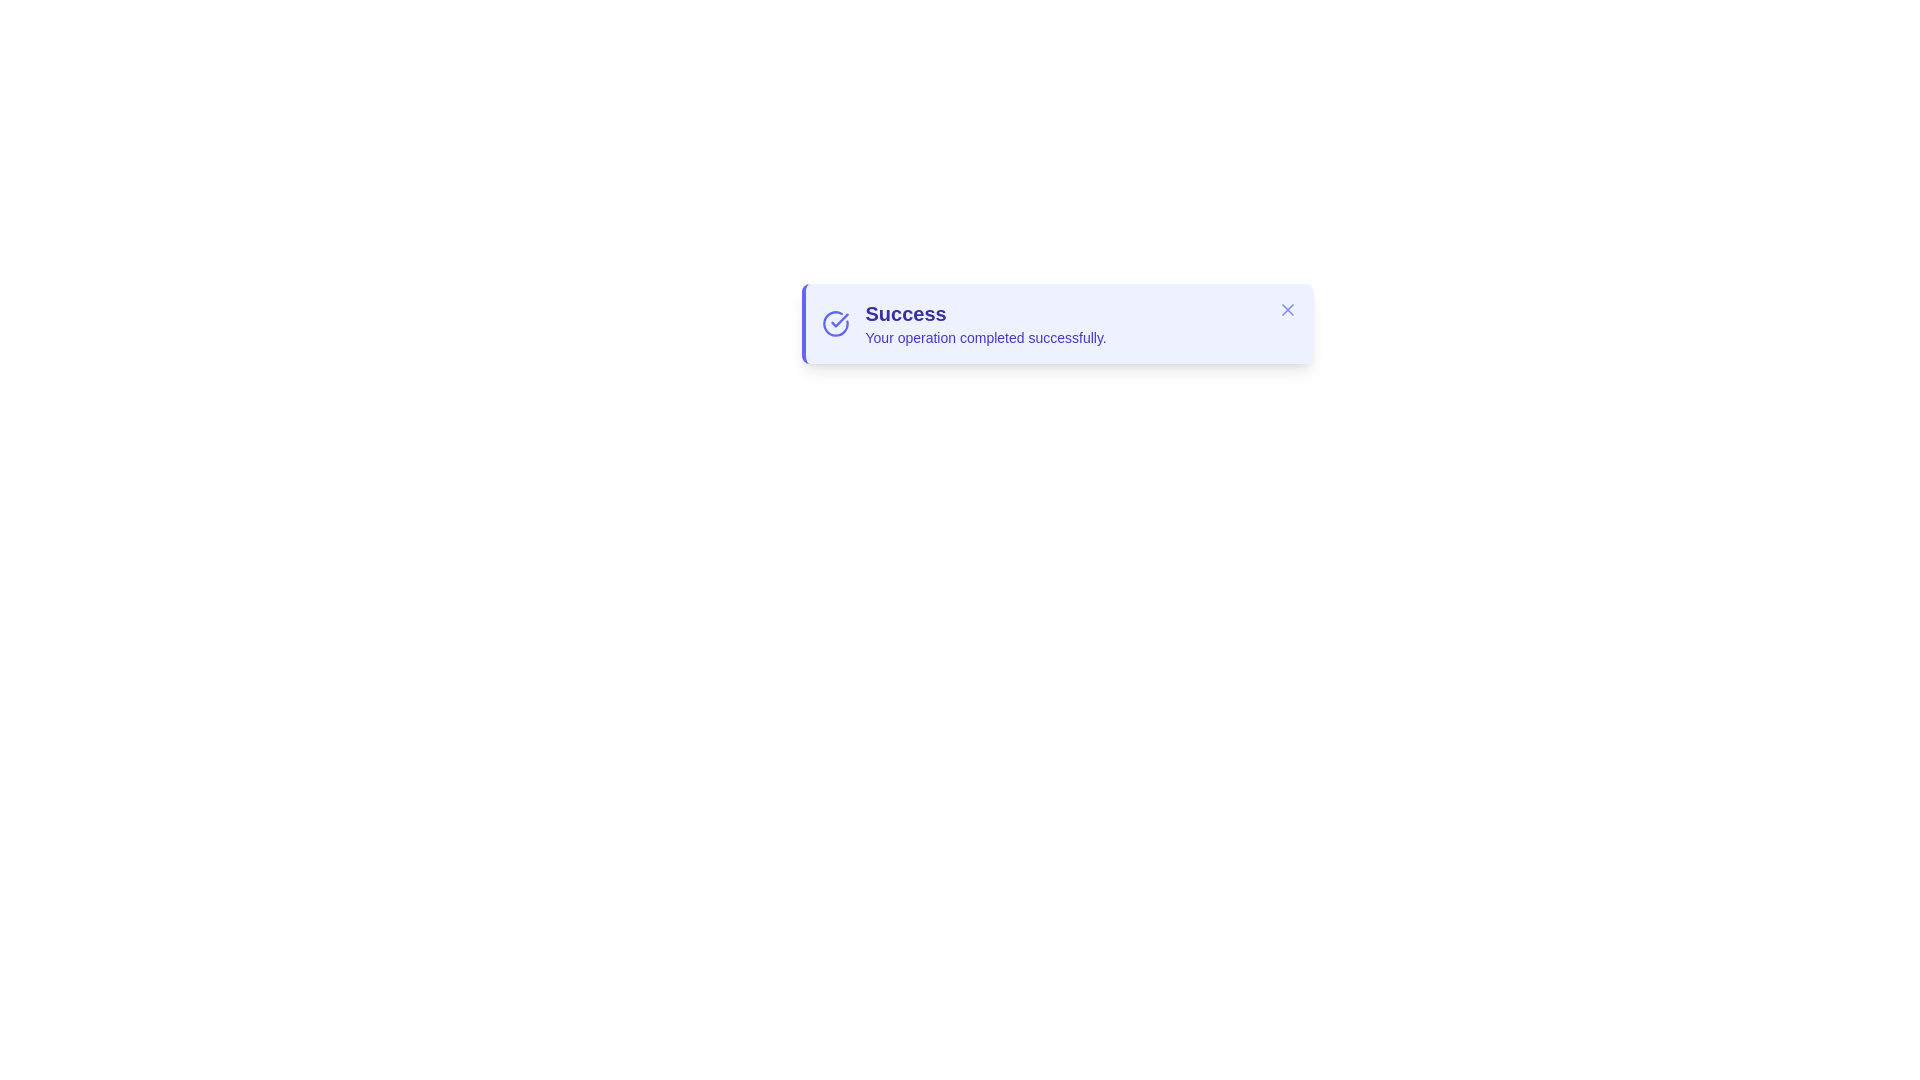 The image size is (1920, 1080). What do you see at coordinates (1287, 309) in the screenshot?
I see `the graphical close button located in the upper-right corner of the notification box` at bounding box center [1287, 309].